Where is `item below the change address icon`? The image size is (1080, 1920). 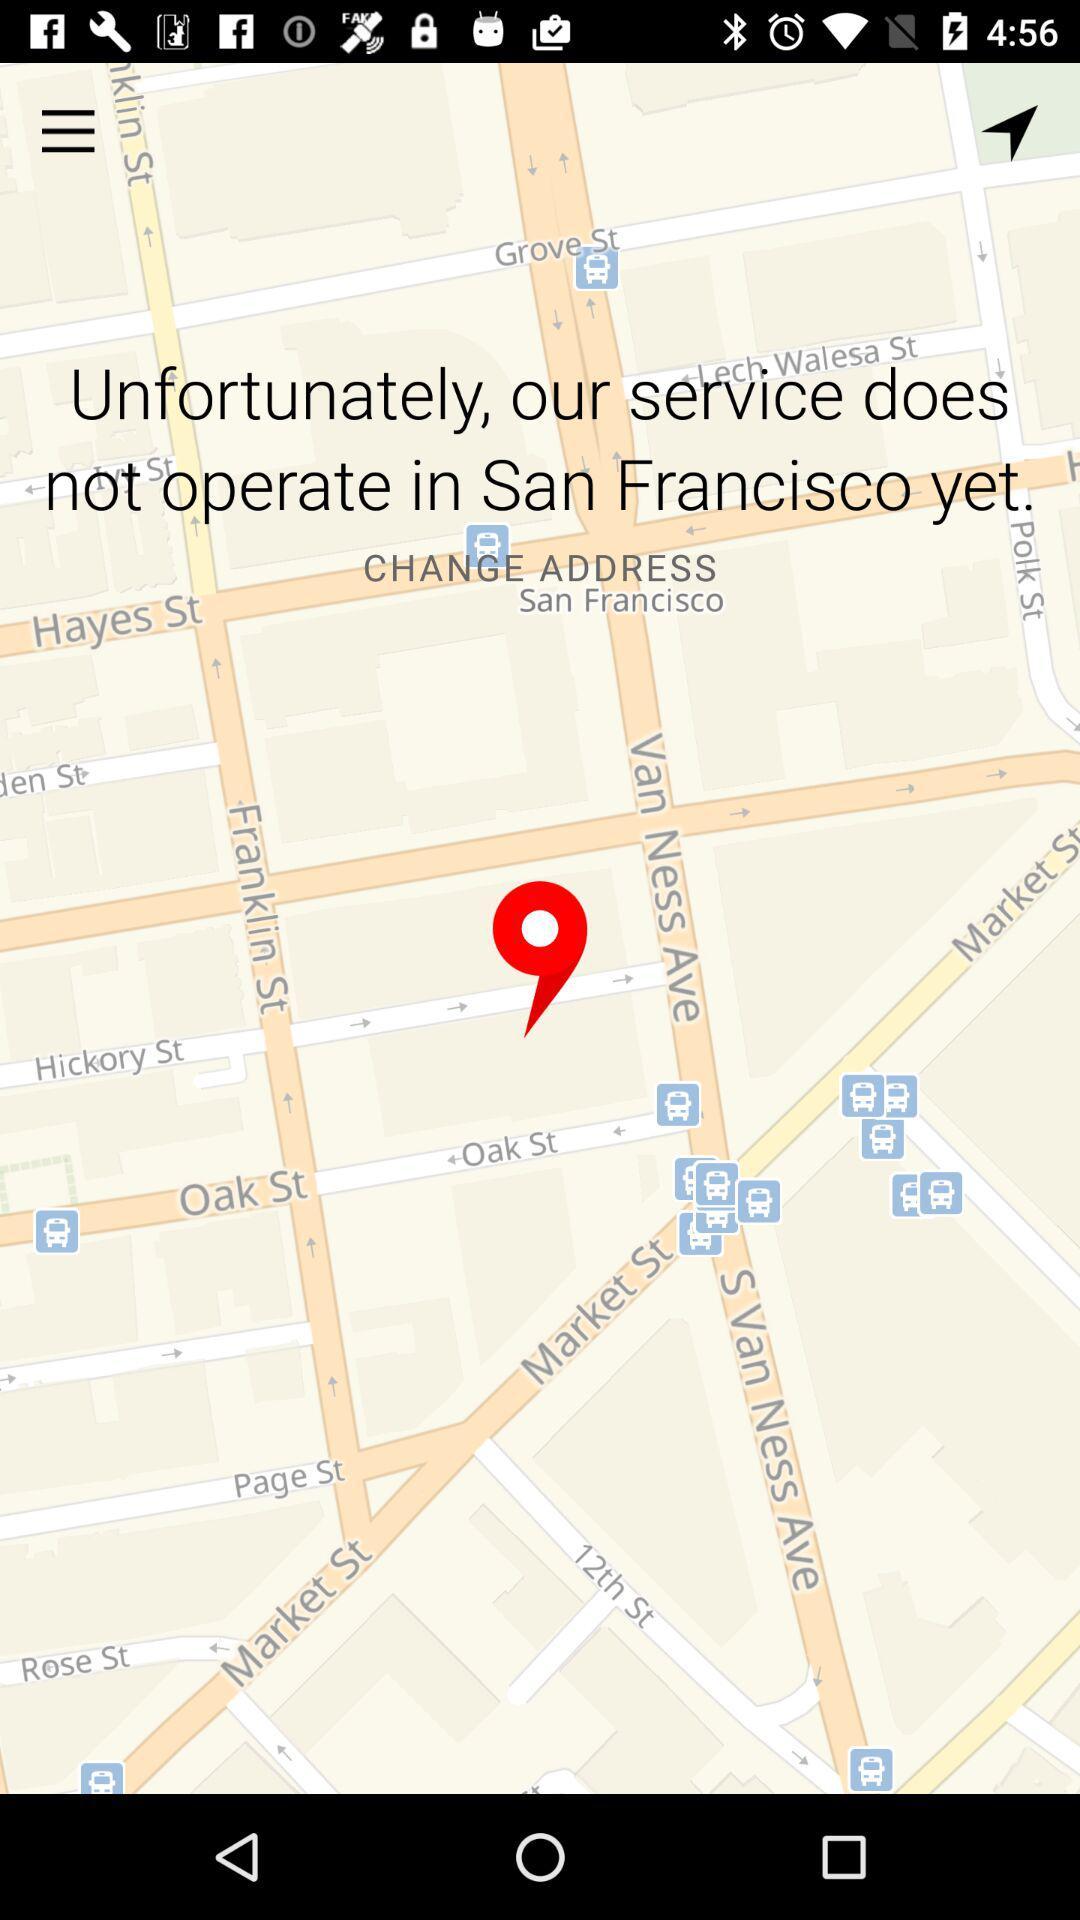 item below the change address icon is located at coordinates (540, 960).